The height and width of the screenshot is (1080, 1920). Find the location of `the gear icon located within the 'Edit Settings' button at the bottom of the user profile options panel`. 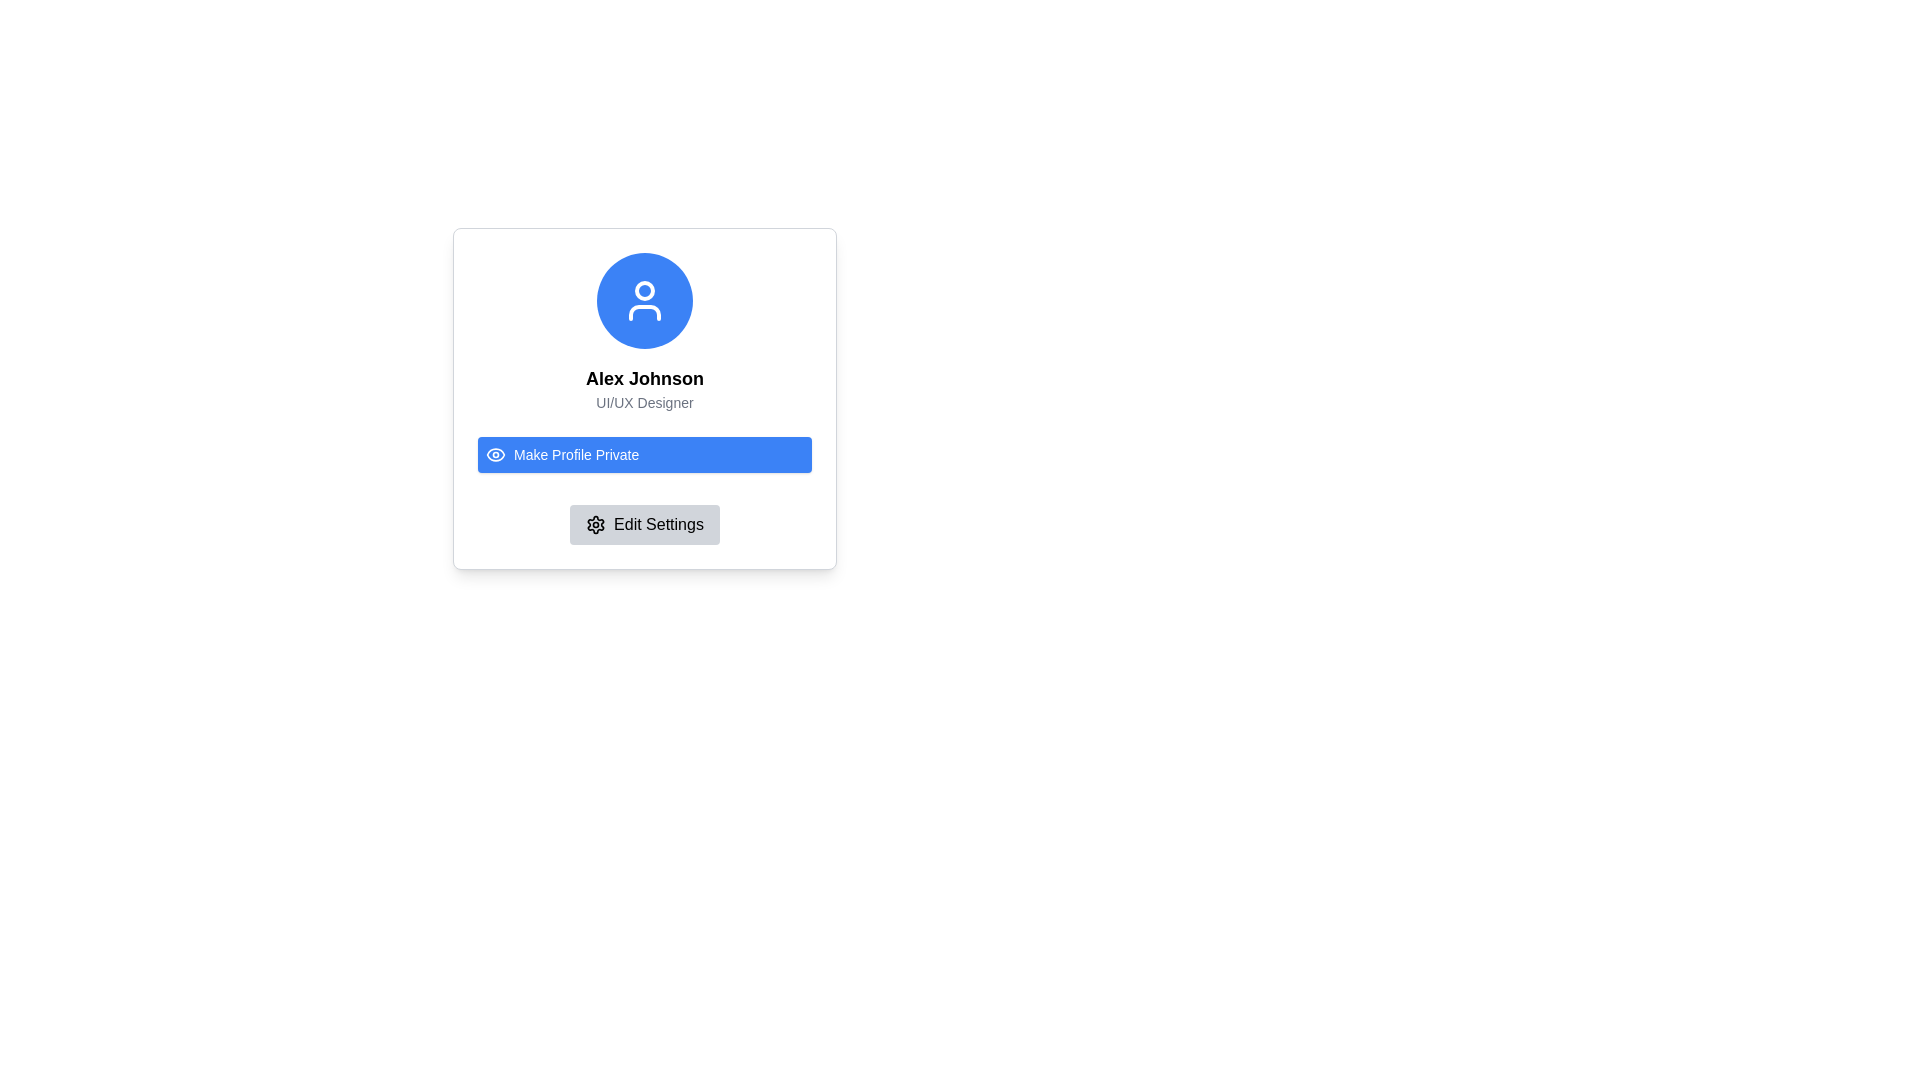

the gear icon located within the 'Edit Settings' button at the bottom of the user profile options panel is located at coordinates (595, 523).